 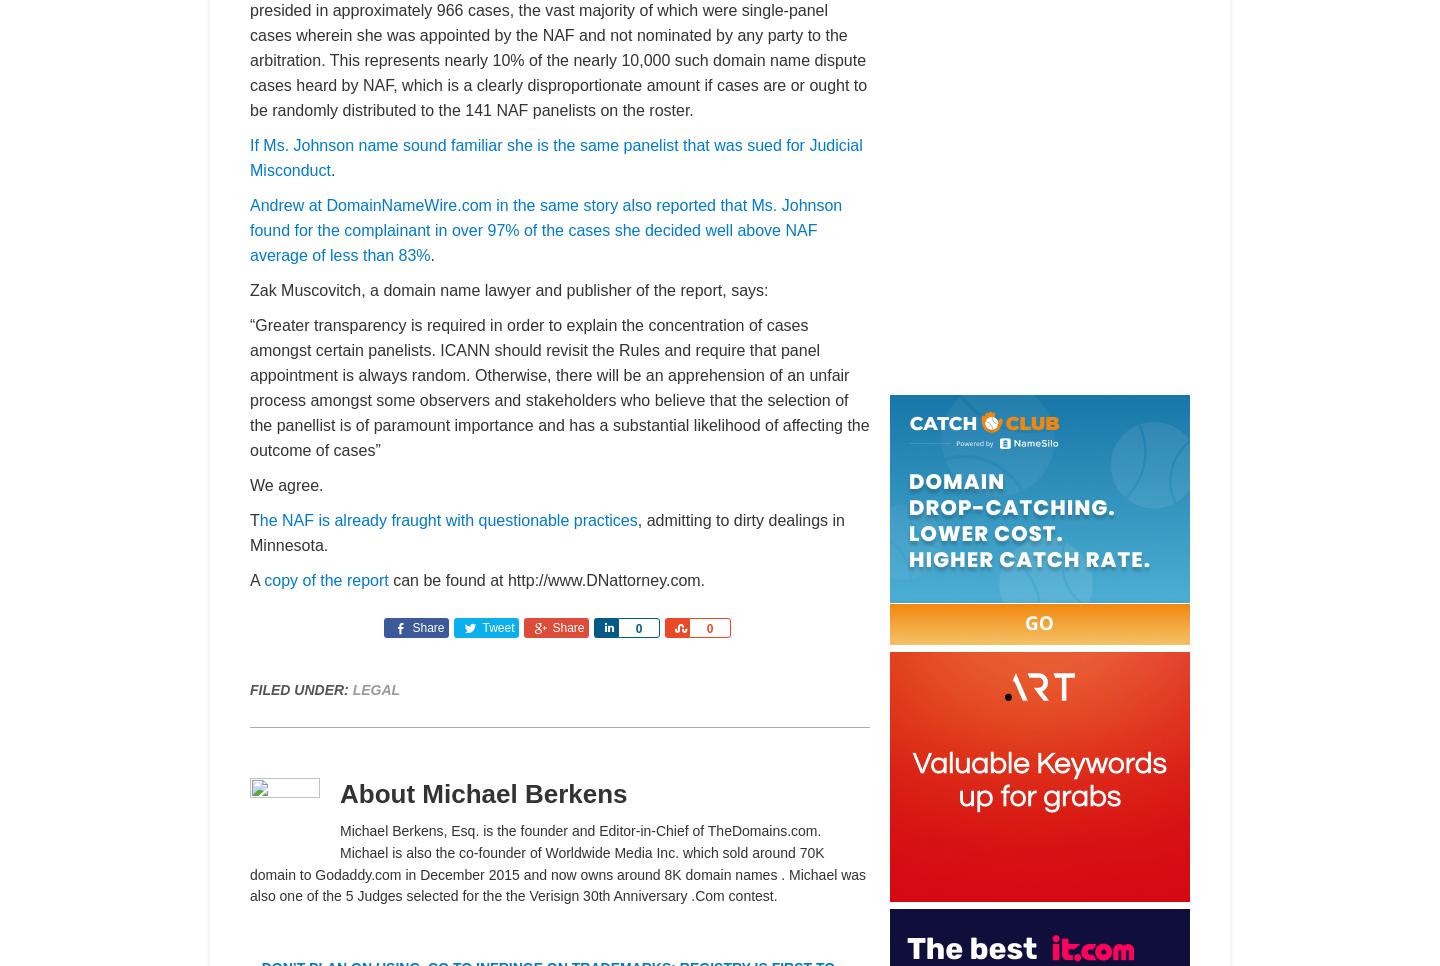 I want to click on 'Zak Muscovitch, a domain name lawyer and publisher of the report, says:', so click(x=248, y=289).